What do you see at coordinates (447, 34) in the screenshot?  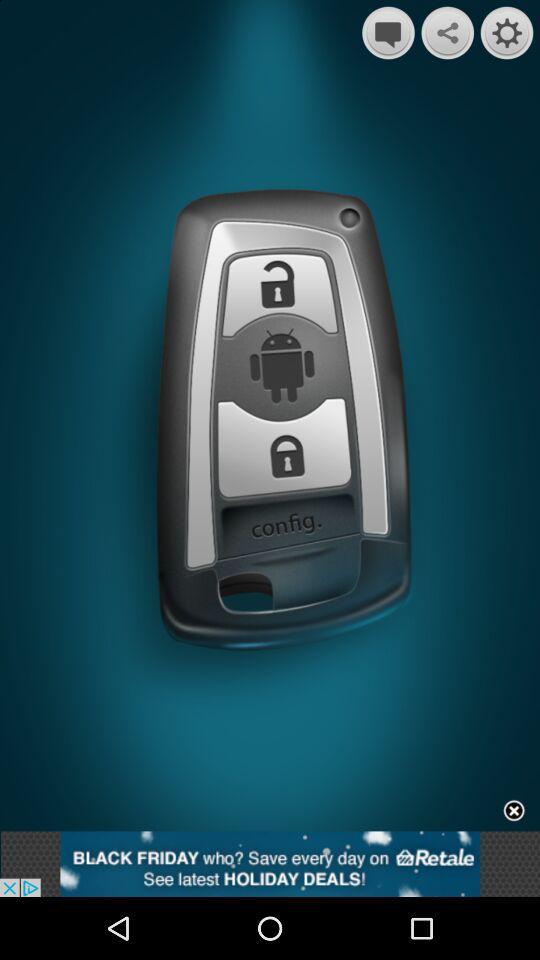 I see `the share icon` at bounding box center [447, 34].